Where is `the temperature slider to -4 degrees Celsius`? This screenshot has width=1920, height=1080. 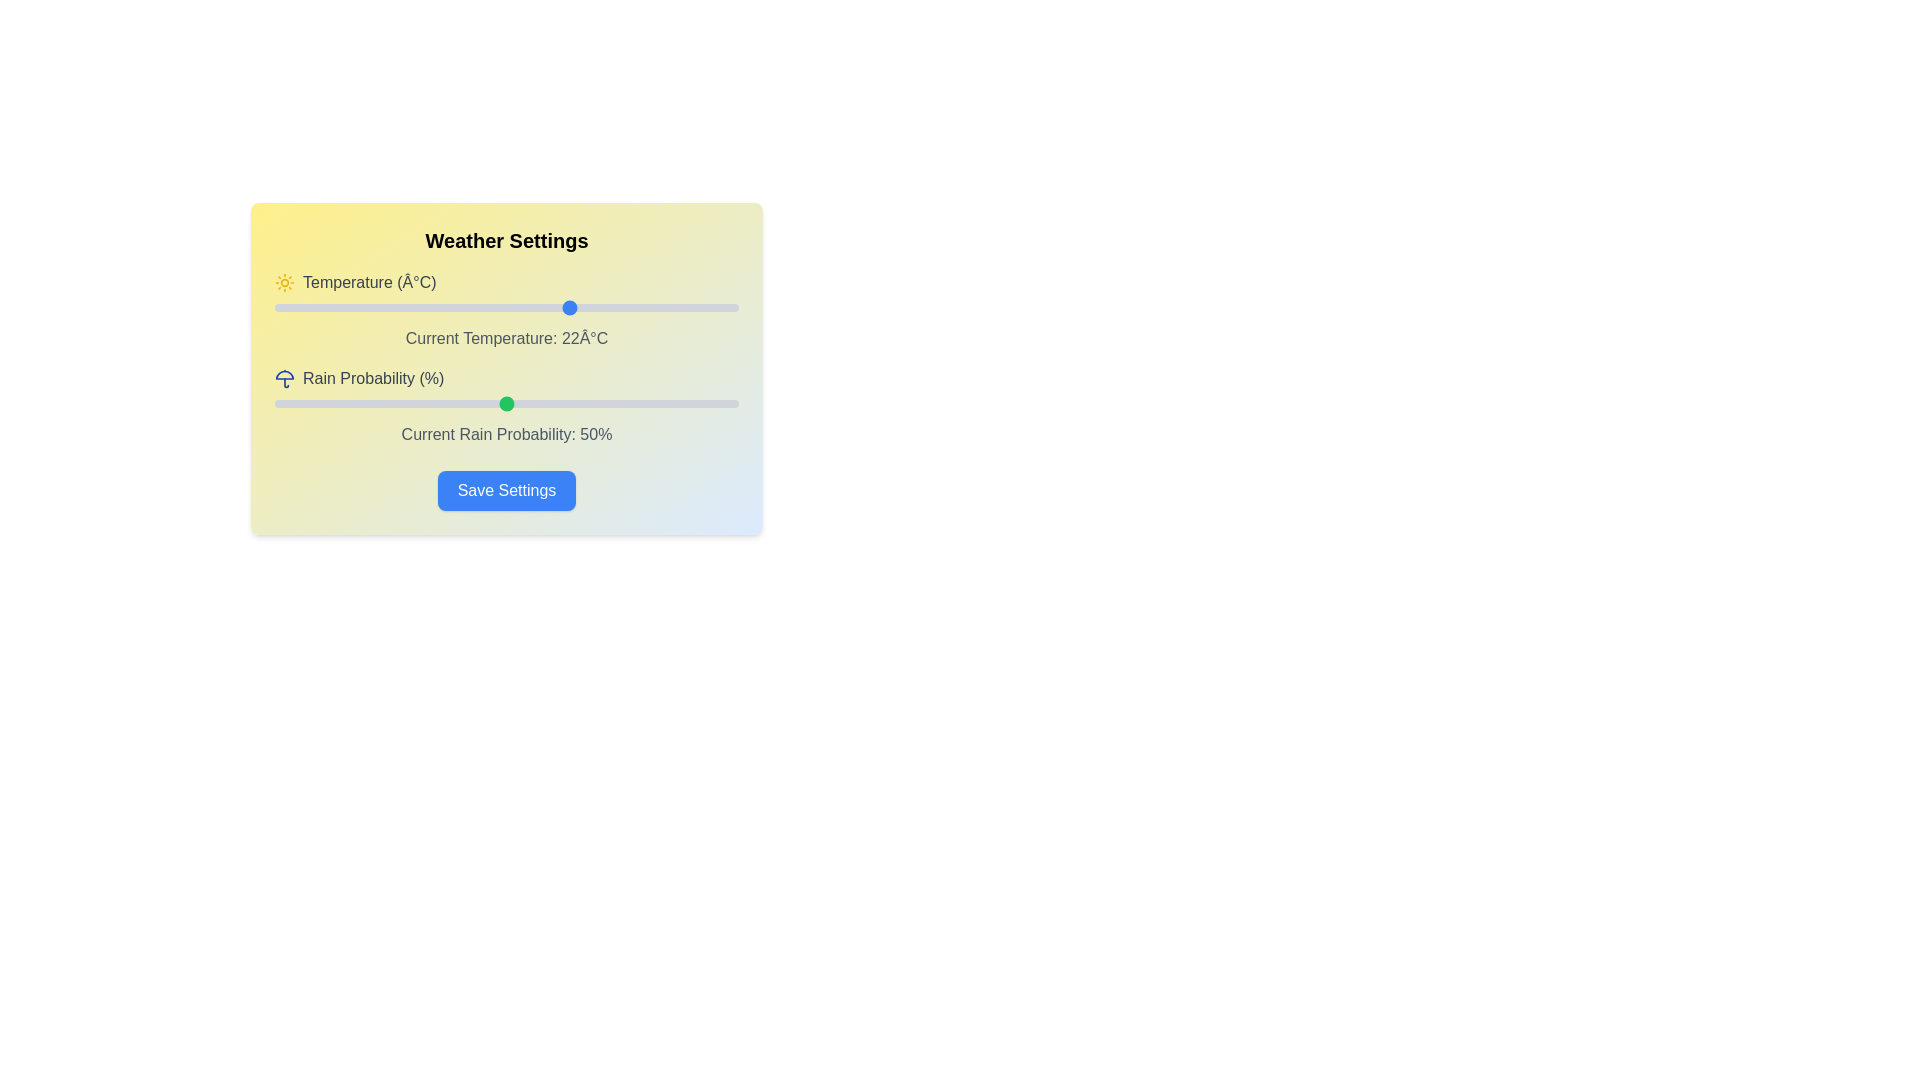
the temperature slider to -4 degrees Celsius is located at coordinates (330, 308).